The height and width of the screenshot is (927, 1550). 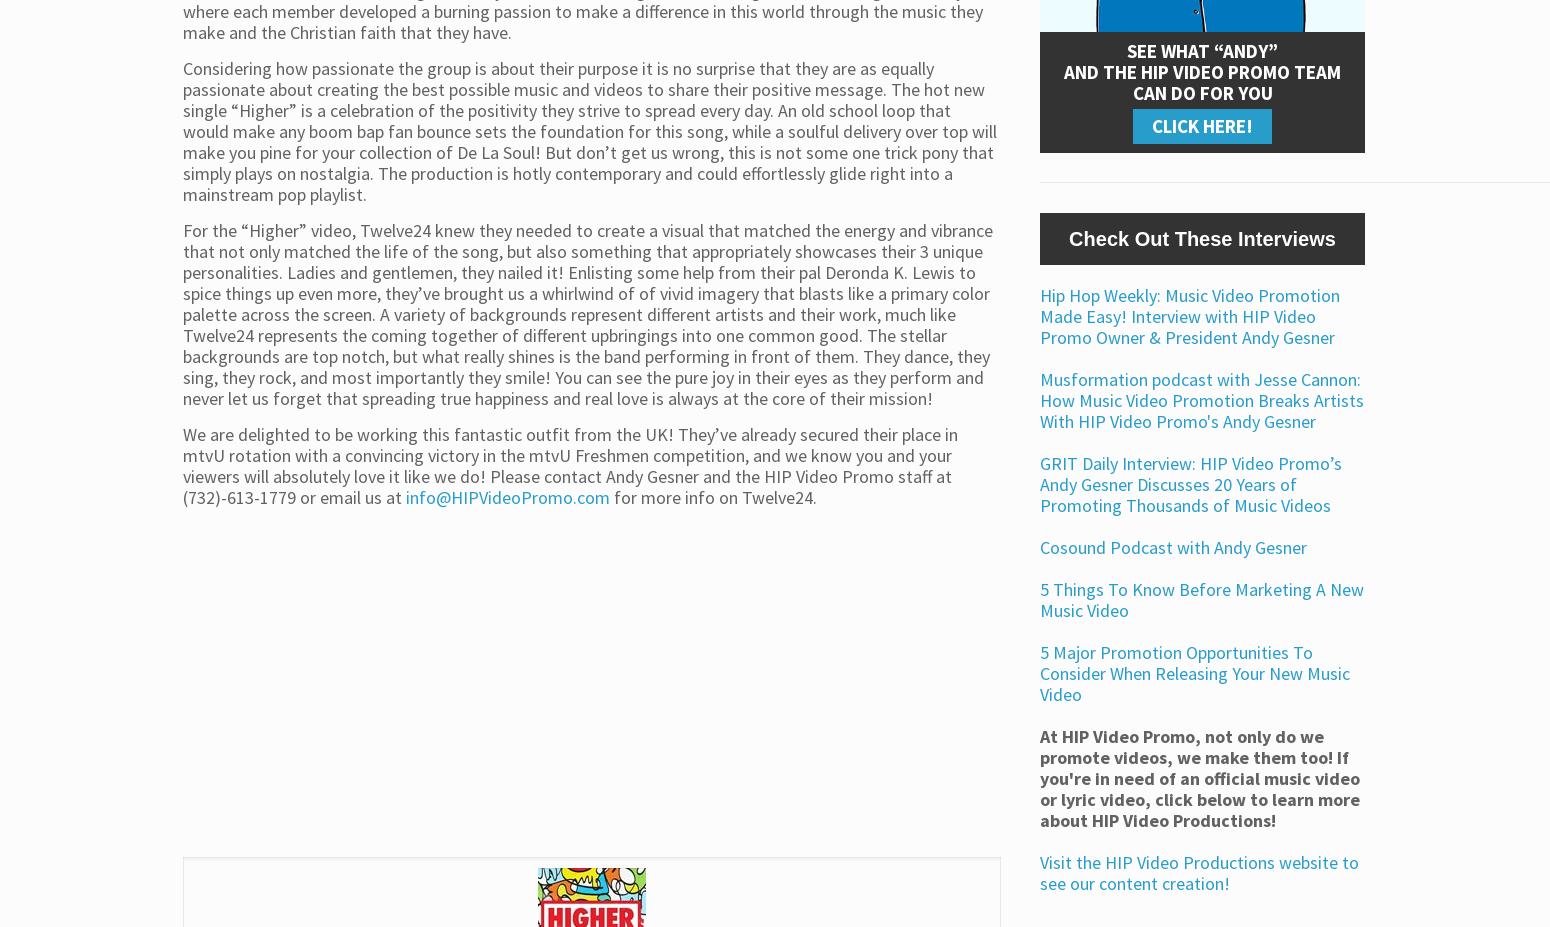 What do you see at coordinates (508, 496) in the screenshot?
I see `'info@HIPVideoPromo.com'` at bounding box center [508, 496].